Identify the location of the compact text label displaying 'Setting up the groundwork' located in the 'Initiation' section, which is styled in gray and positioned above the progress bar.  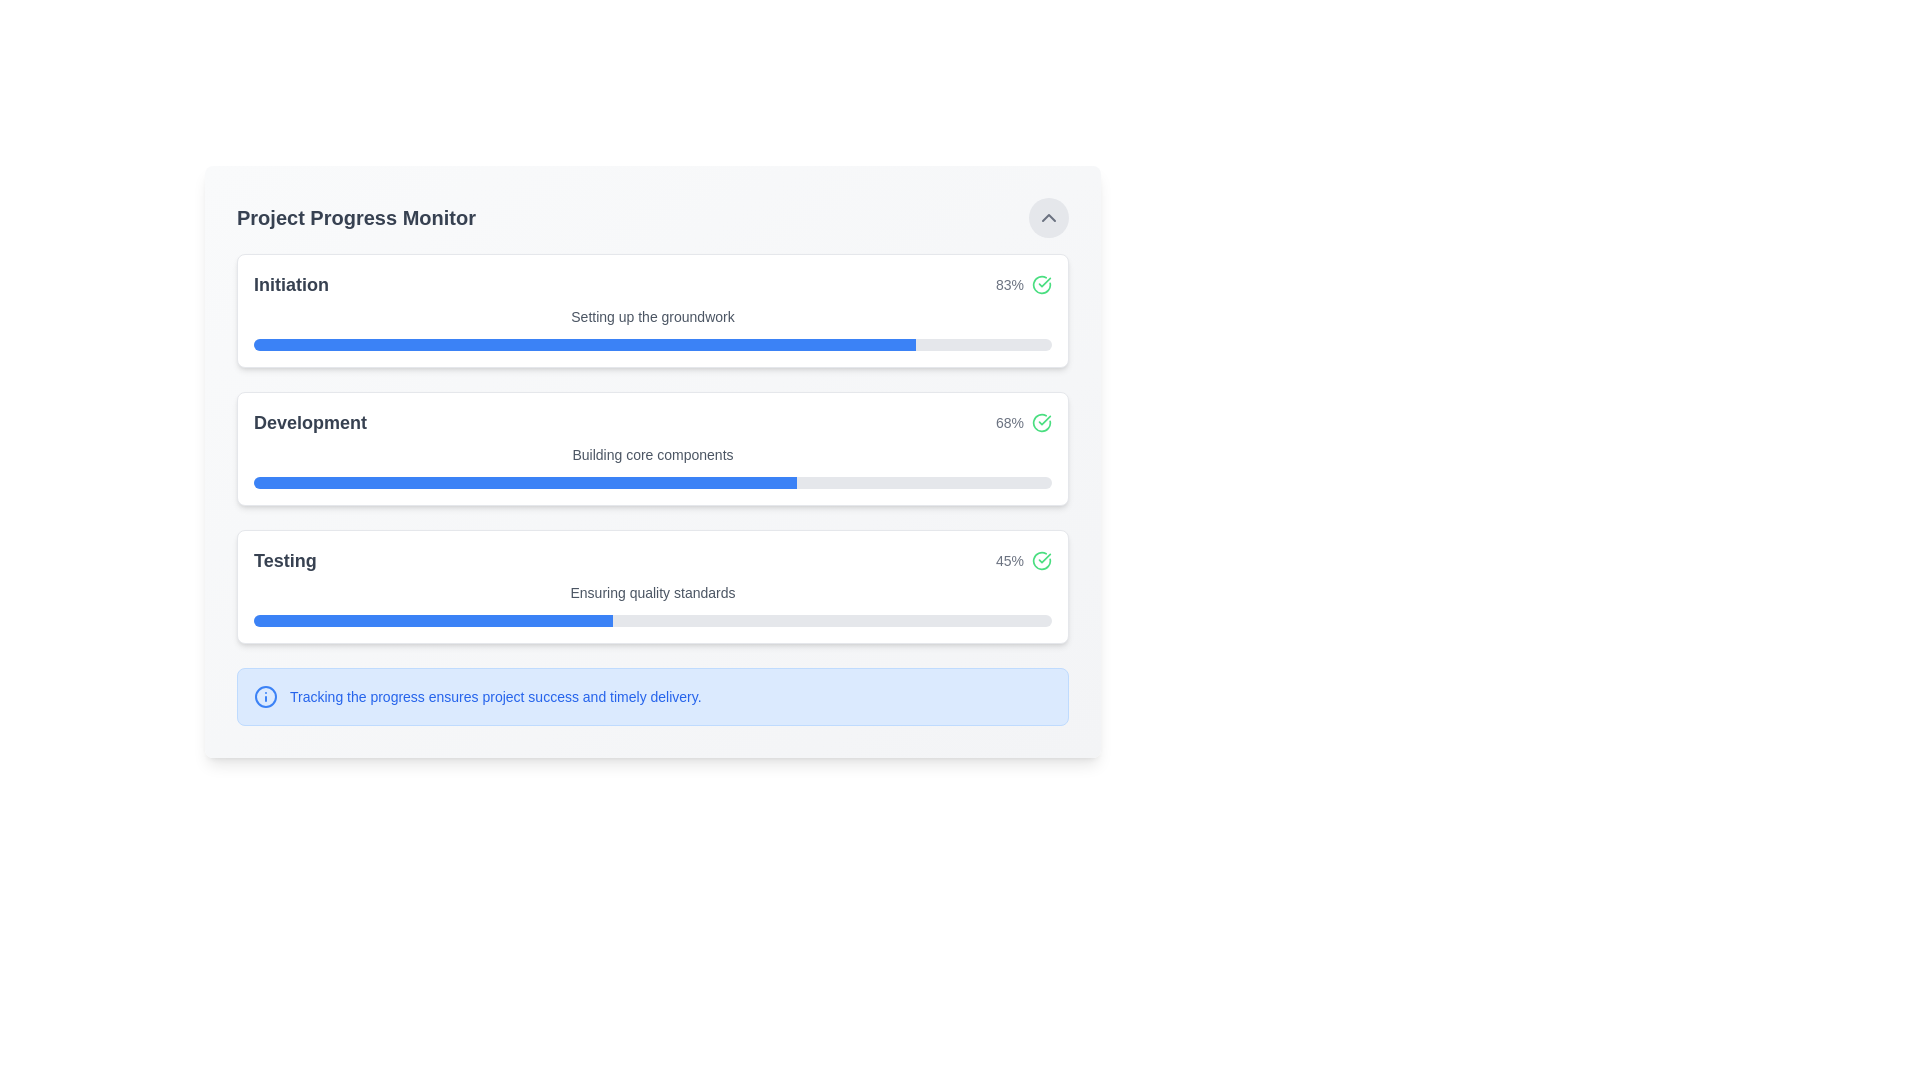
(652, 315).